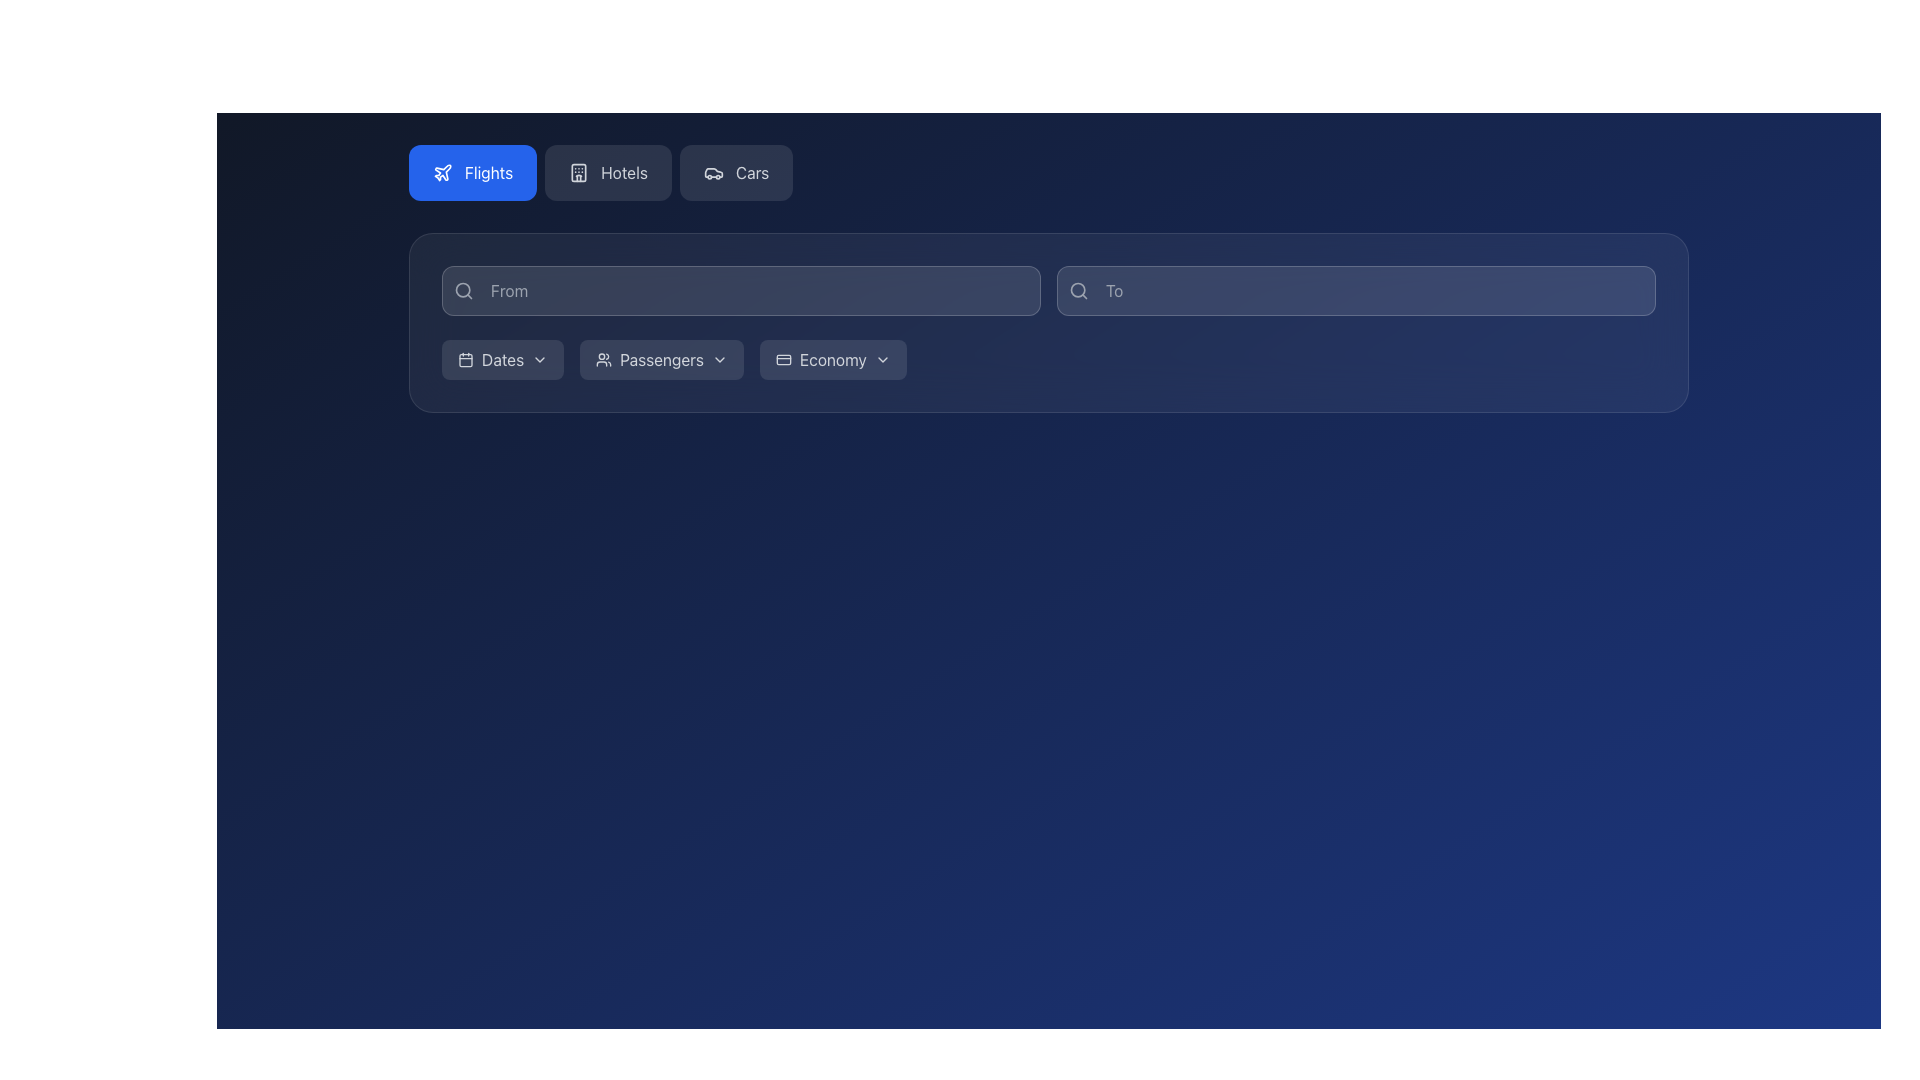 The width and height of the screenshot is (1920, 1080). I want to click on the static text labeled 'Dates', which is styled with a gray font color and positioned between a calendar icon and a downward arrow icon, so click(503, 358).